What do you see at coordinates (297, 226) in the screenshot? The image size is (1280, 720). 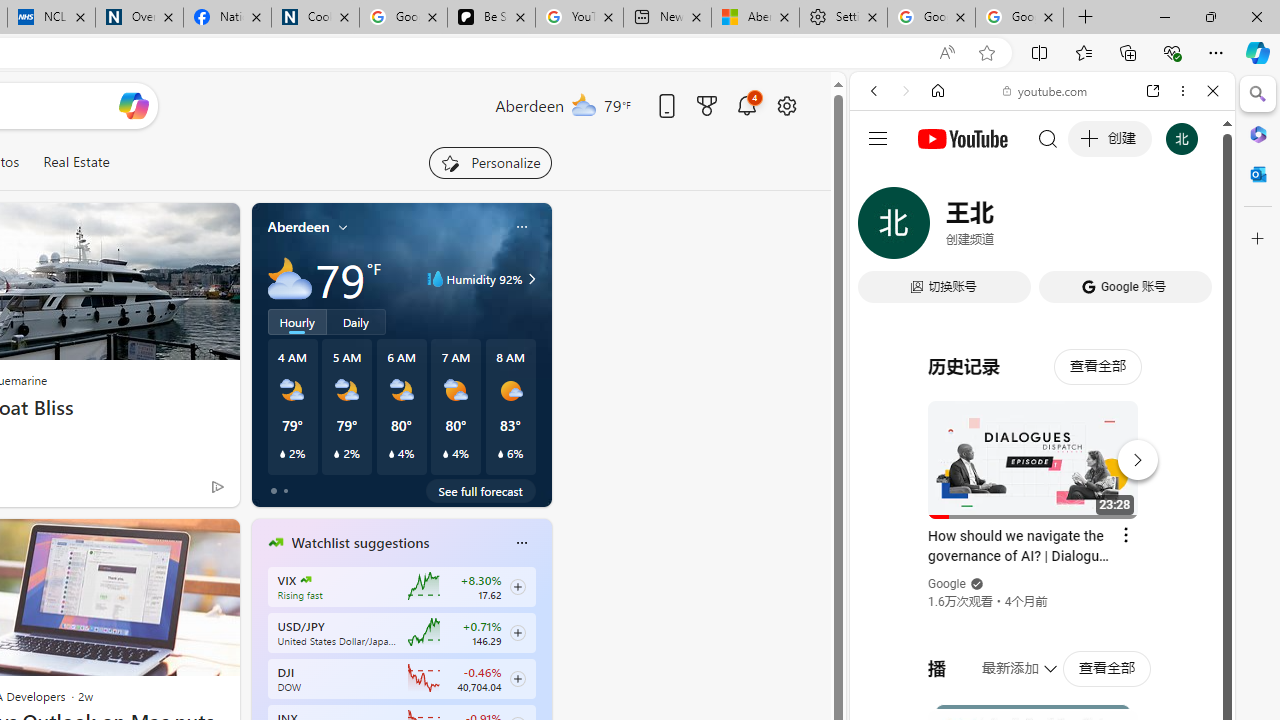 I see `'Aberdeen'` at bounding box center [297, 226].